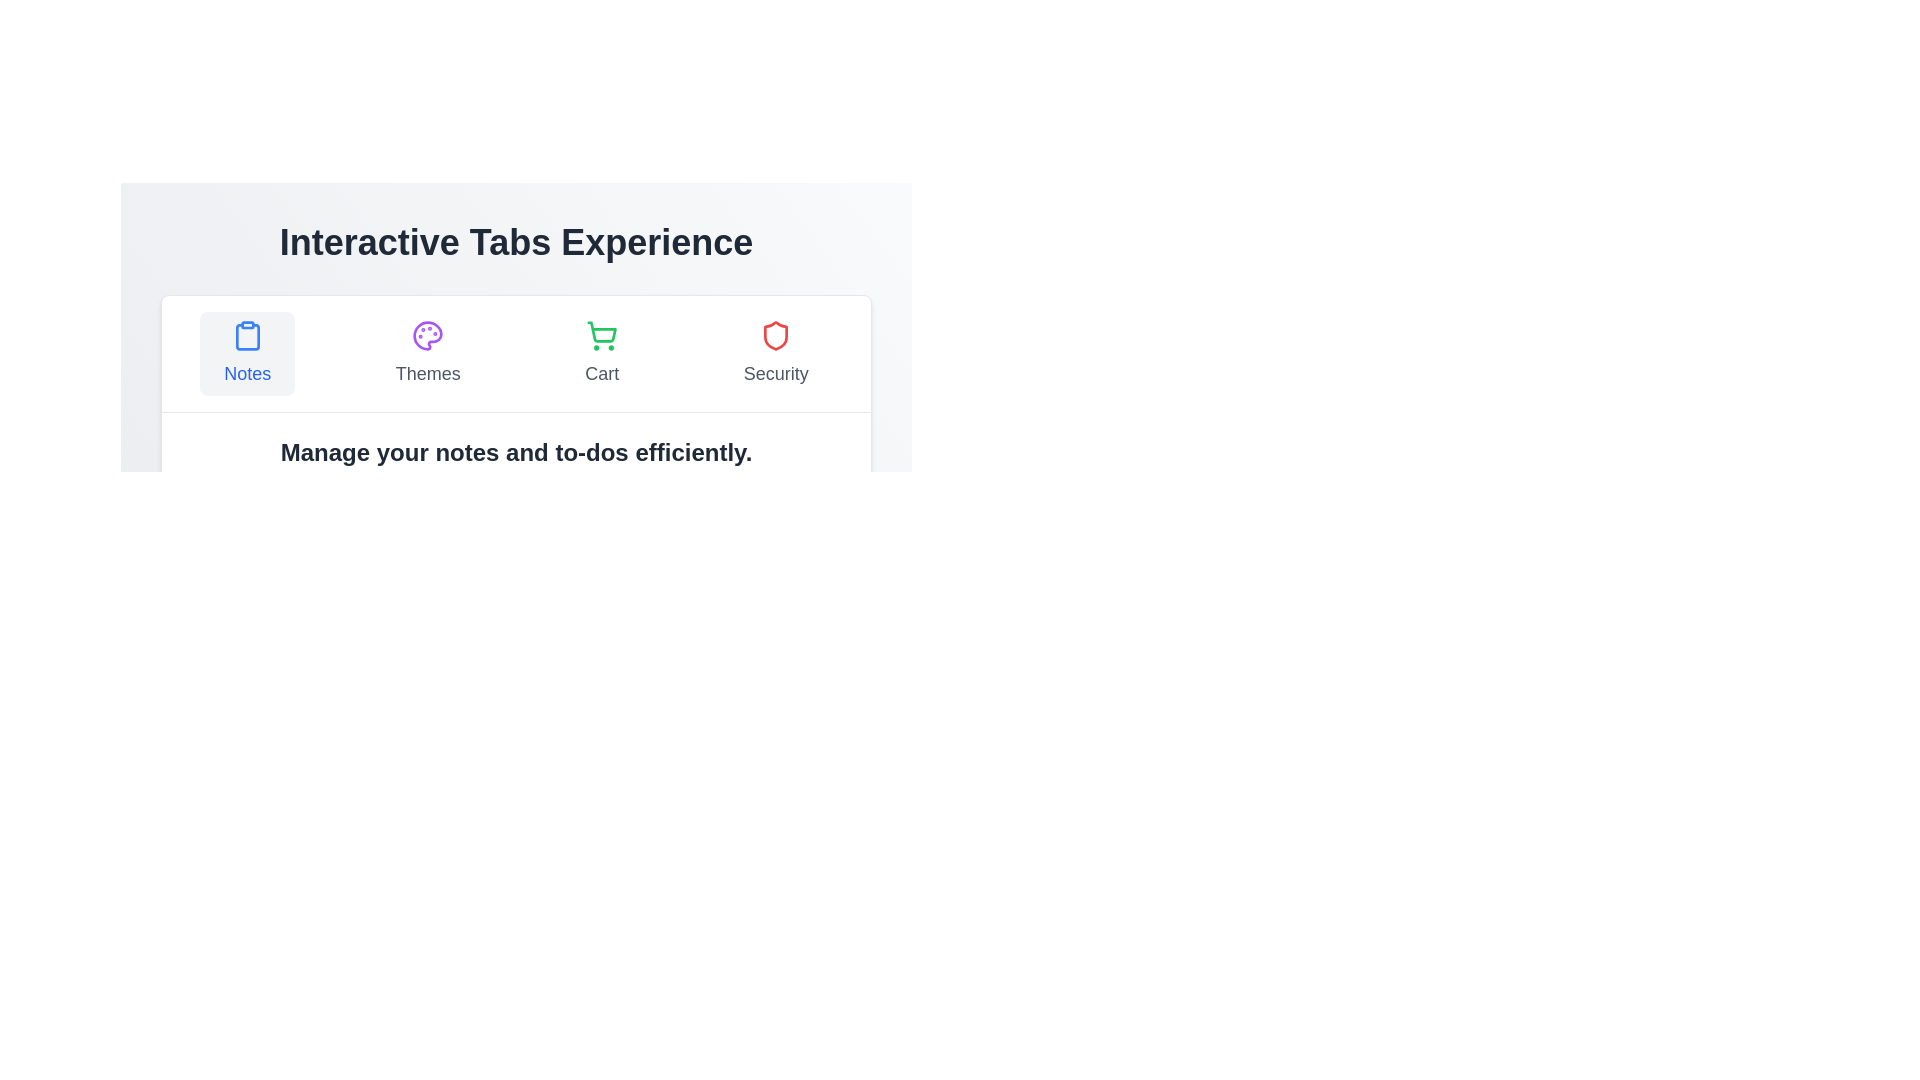  I want to click on the tab labeled Security to switch views, so click(775, 353).